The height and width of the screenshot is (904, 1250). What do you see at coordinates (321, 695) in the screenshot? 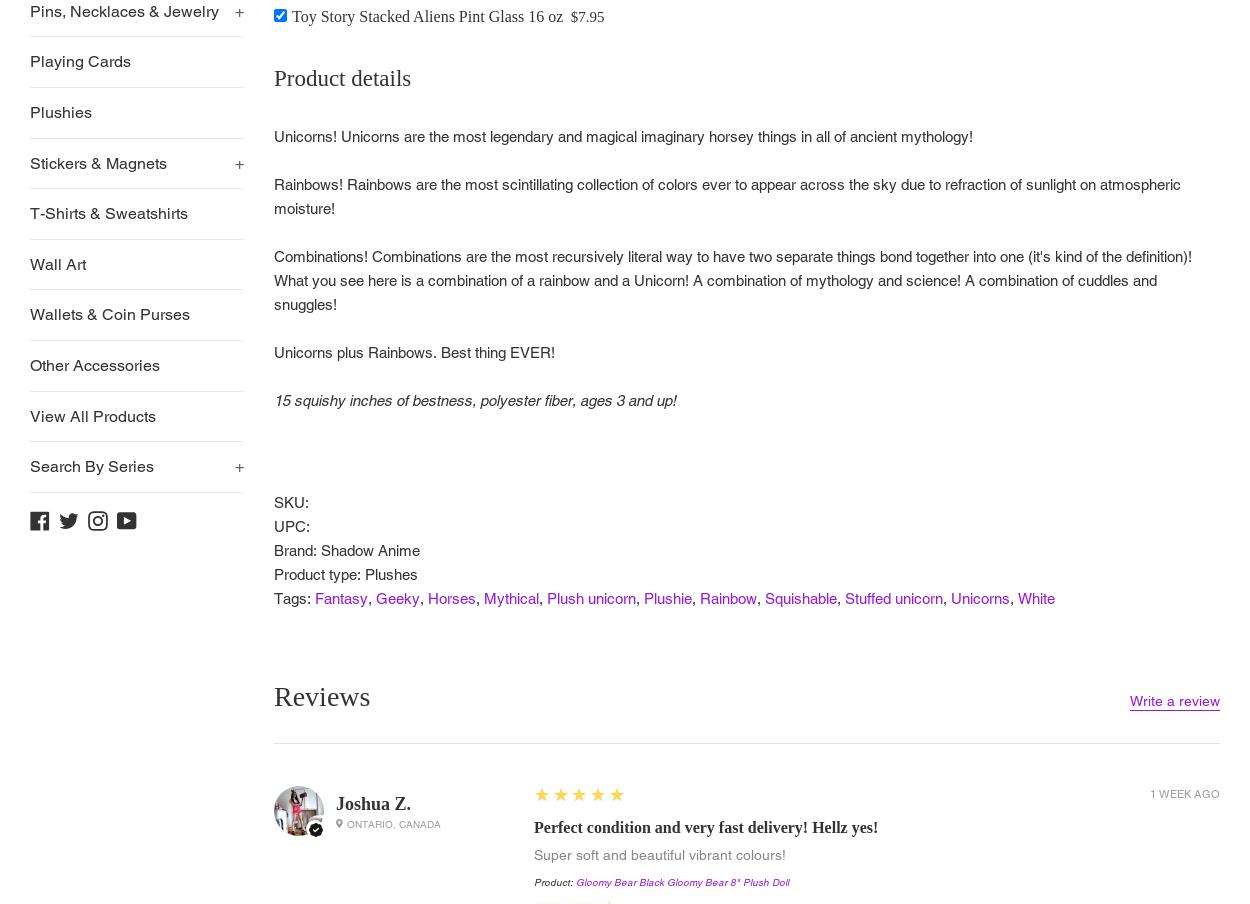
I see `'Reviews'` at bounding box center [321, 695].